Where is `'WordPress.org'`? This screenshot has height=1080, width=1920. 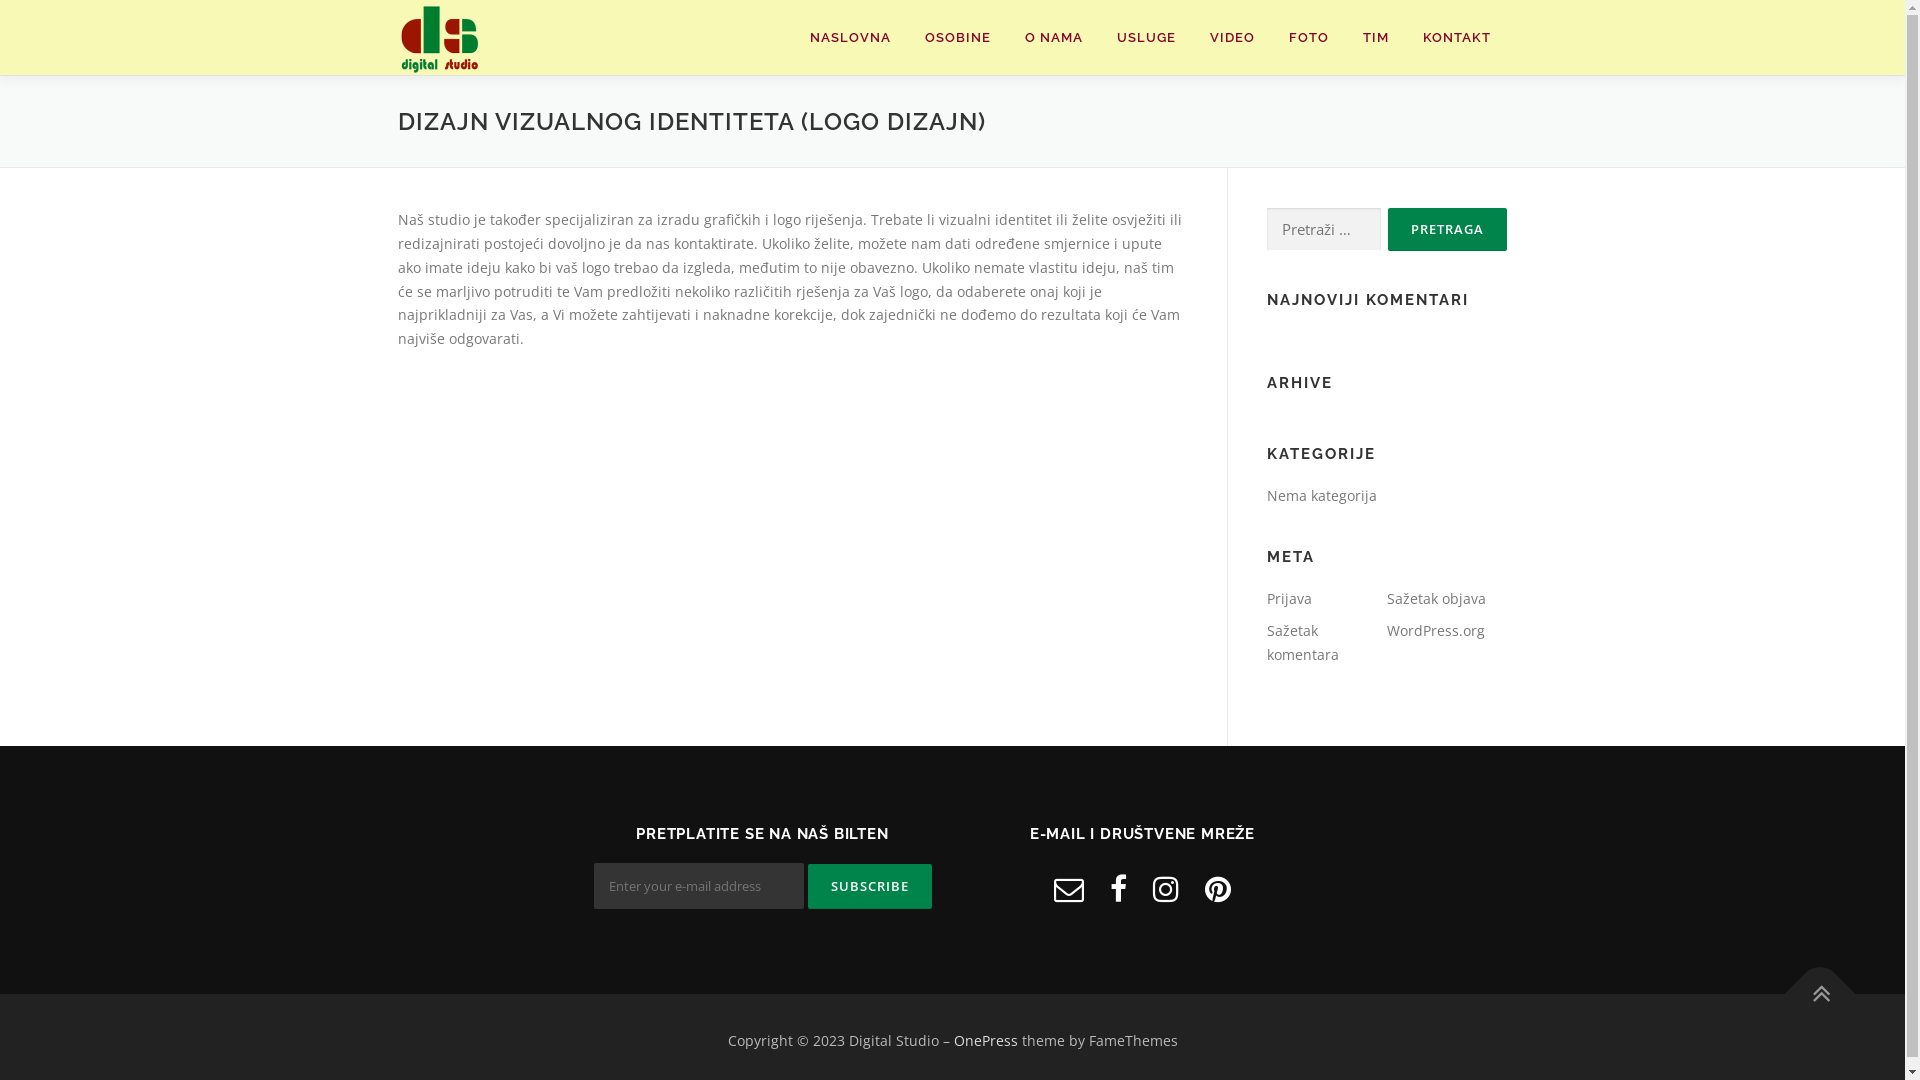 'WordPress.org' is located at coordinates (1434, 630).